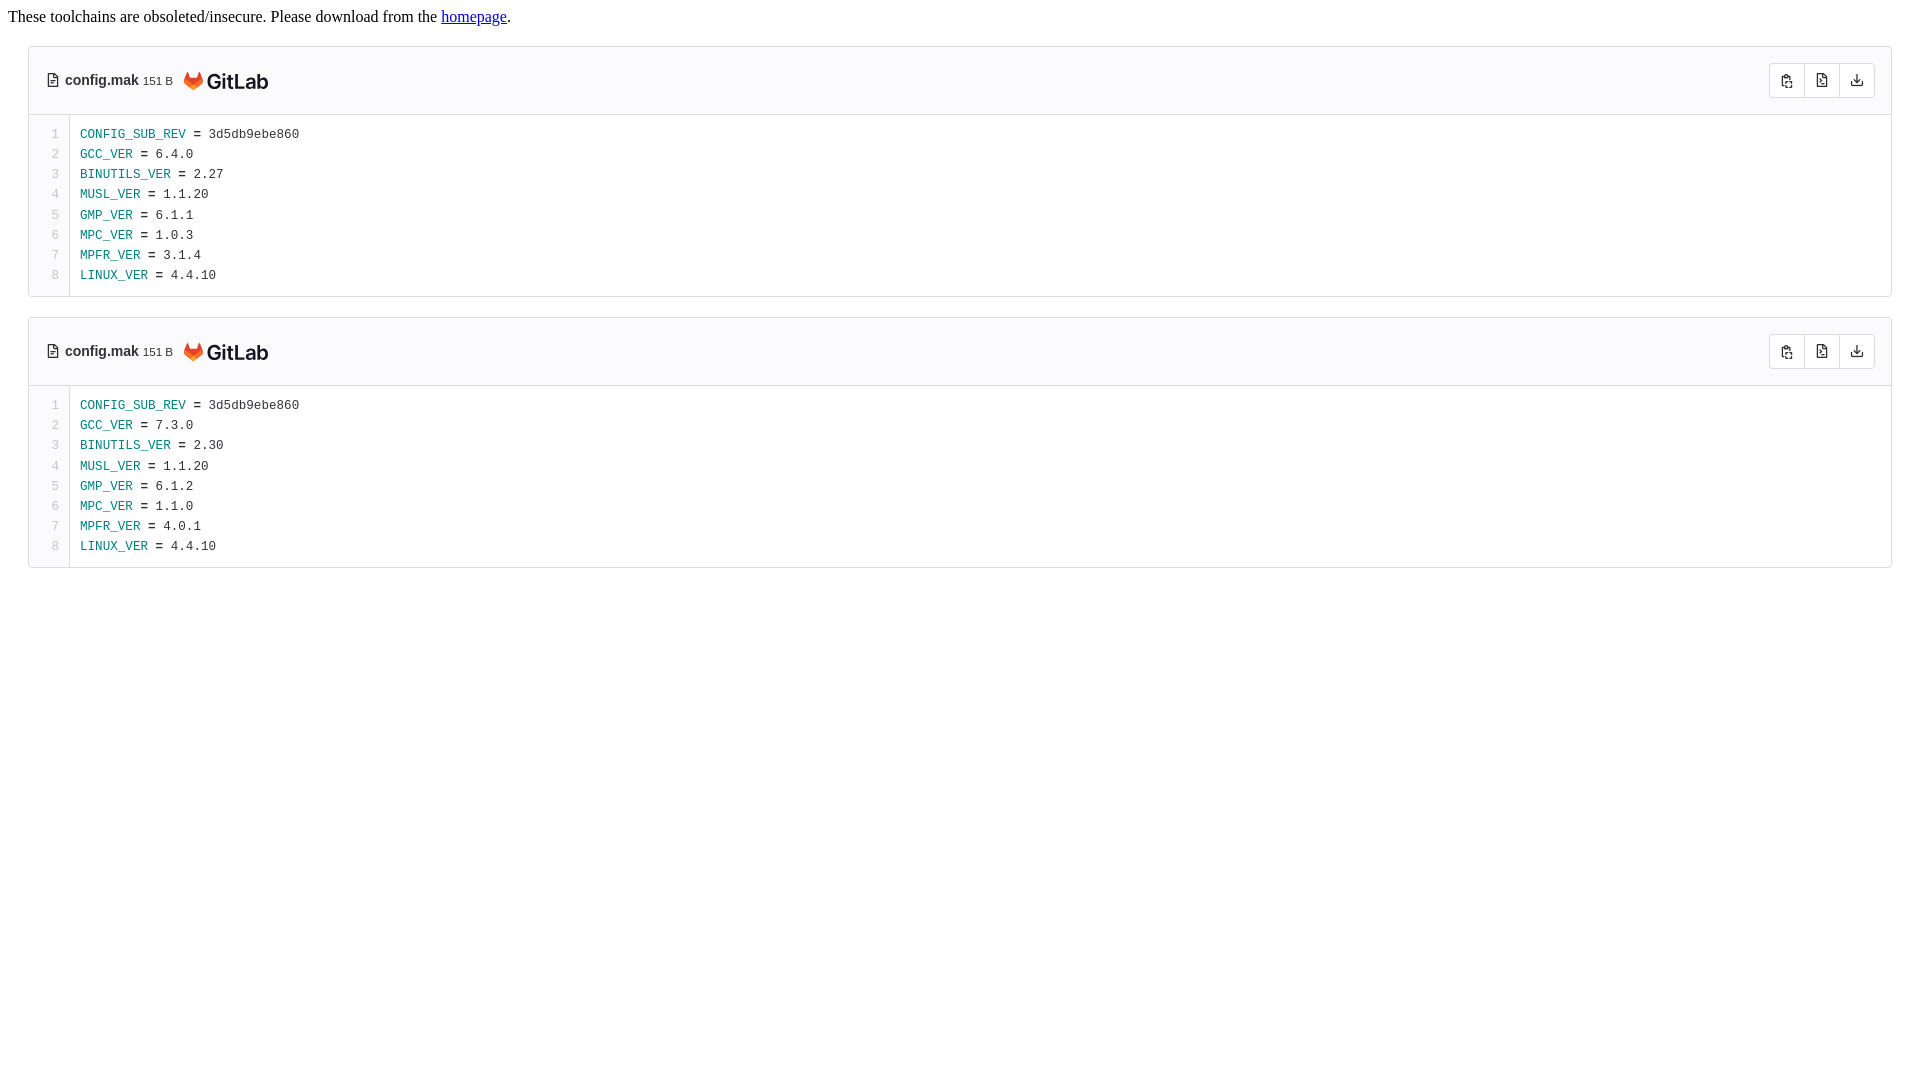 Image resolution: width=1920 pixels, height=1080 pixels. I want to click on 'Open raw', so click(1821, 79).